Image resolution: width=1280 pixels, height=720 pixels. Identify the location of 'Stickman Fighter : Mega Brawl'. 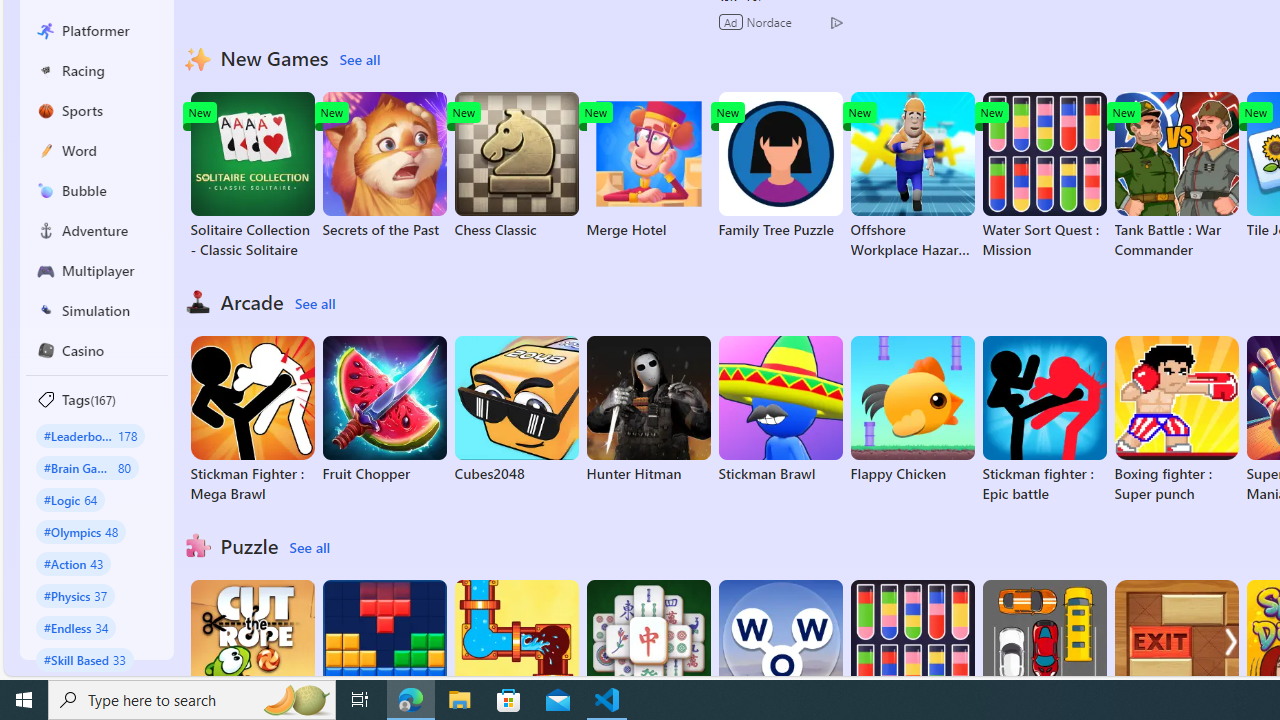
(251, 419).